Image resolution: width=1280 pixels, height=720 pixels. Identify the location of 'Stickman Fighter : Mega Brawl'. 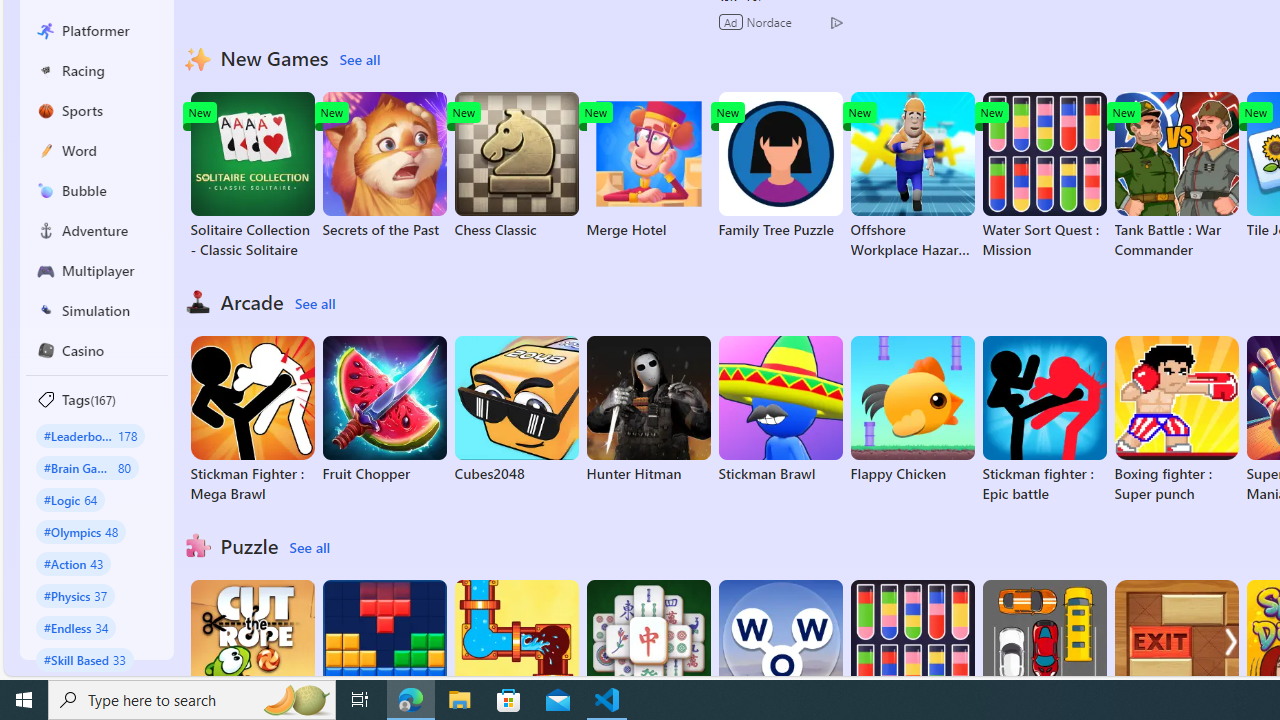
(251, 419).